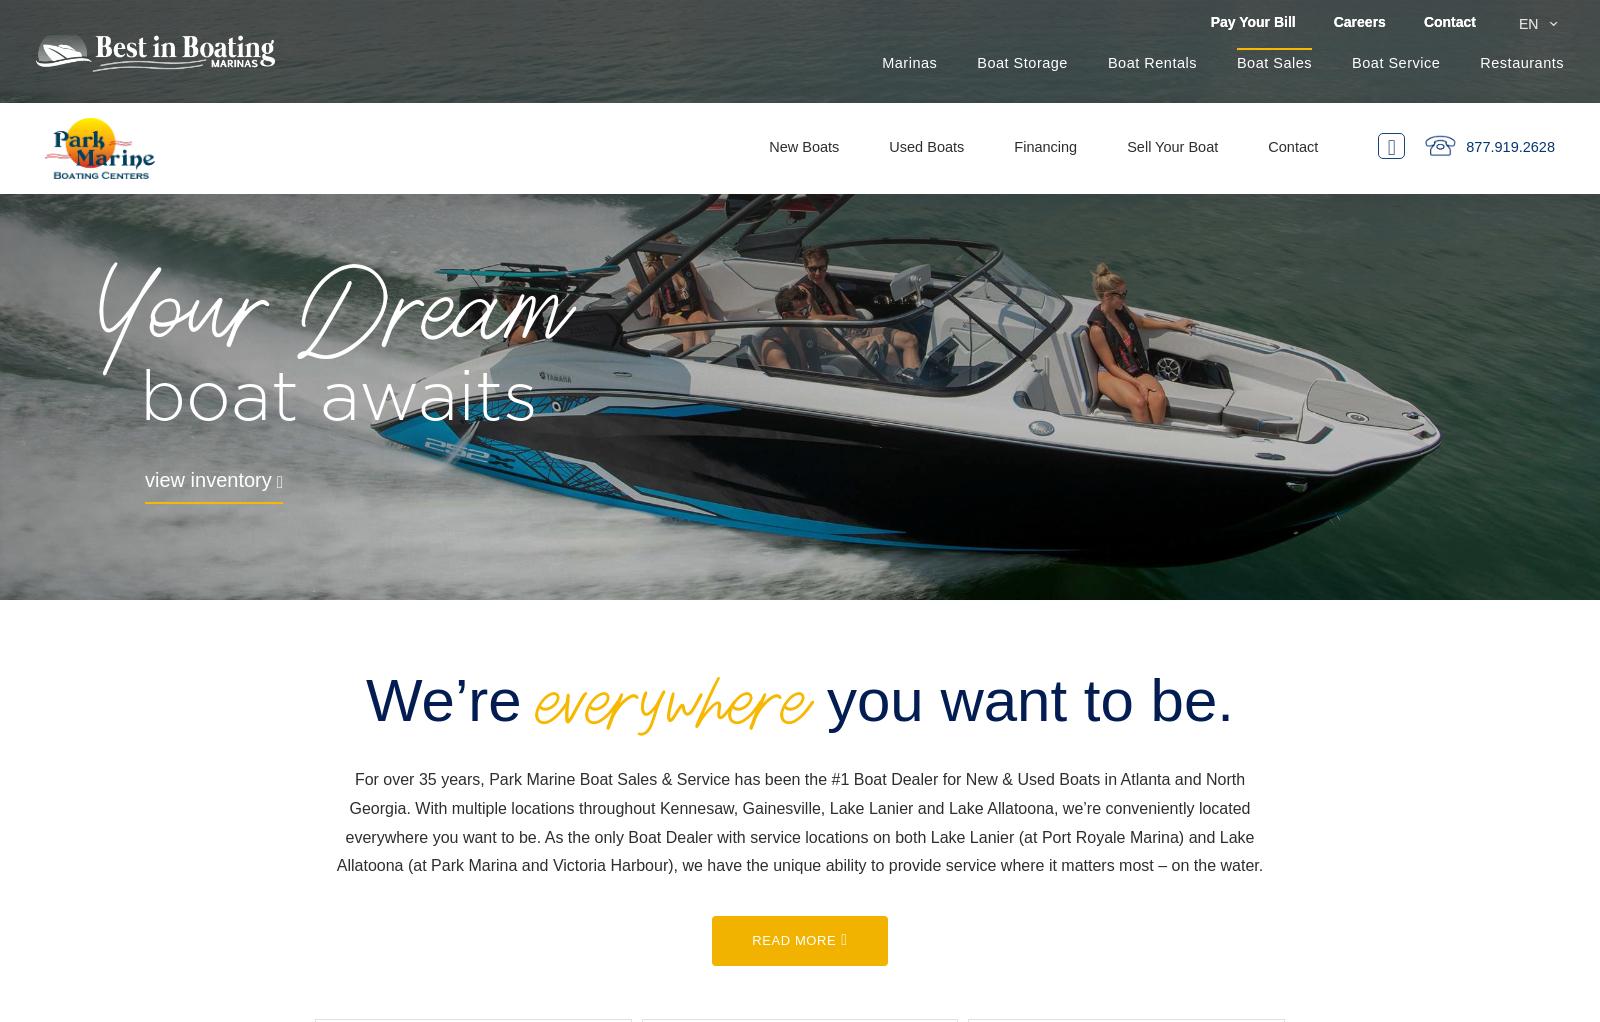 Image resolution: width=1600 pixels, height=1022 pixels. Describe the element at coordinates (674, 709) in the screenshot. I see `'everywhere'` at that location.